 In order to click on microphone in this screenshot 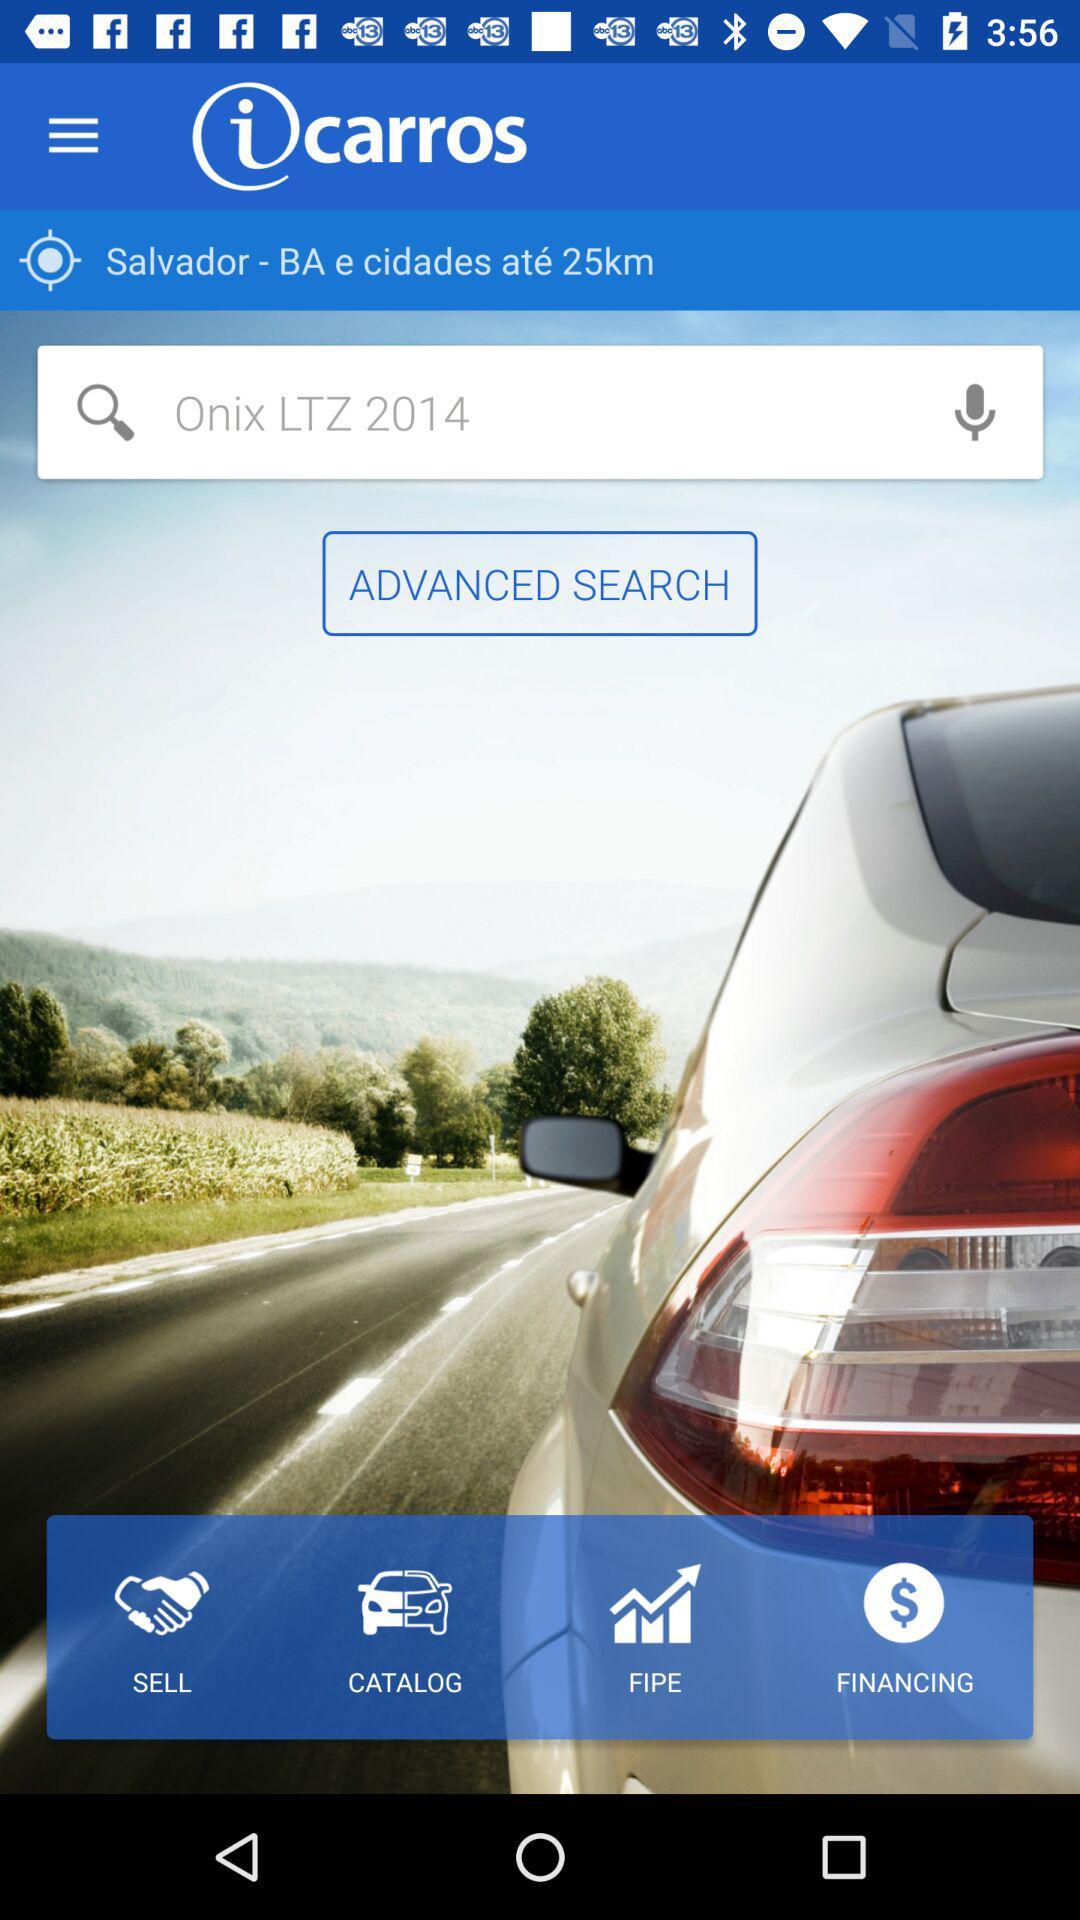, I will do `click(974, 411)`.